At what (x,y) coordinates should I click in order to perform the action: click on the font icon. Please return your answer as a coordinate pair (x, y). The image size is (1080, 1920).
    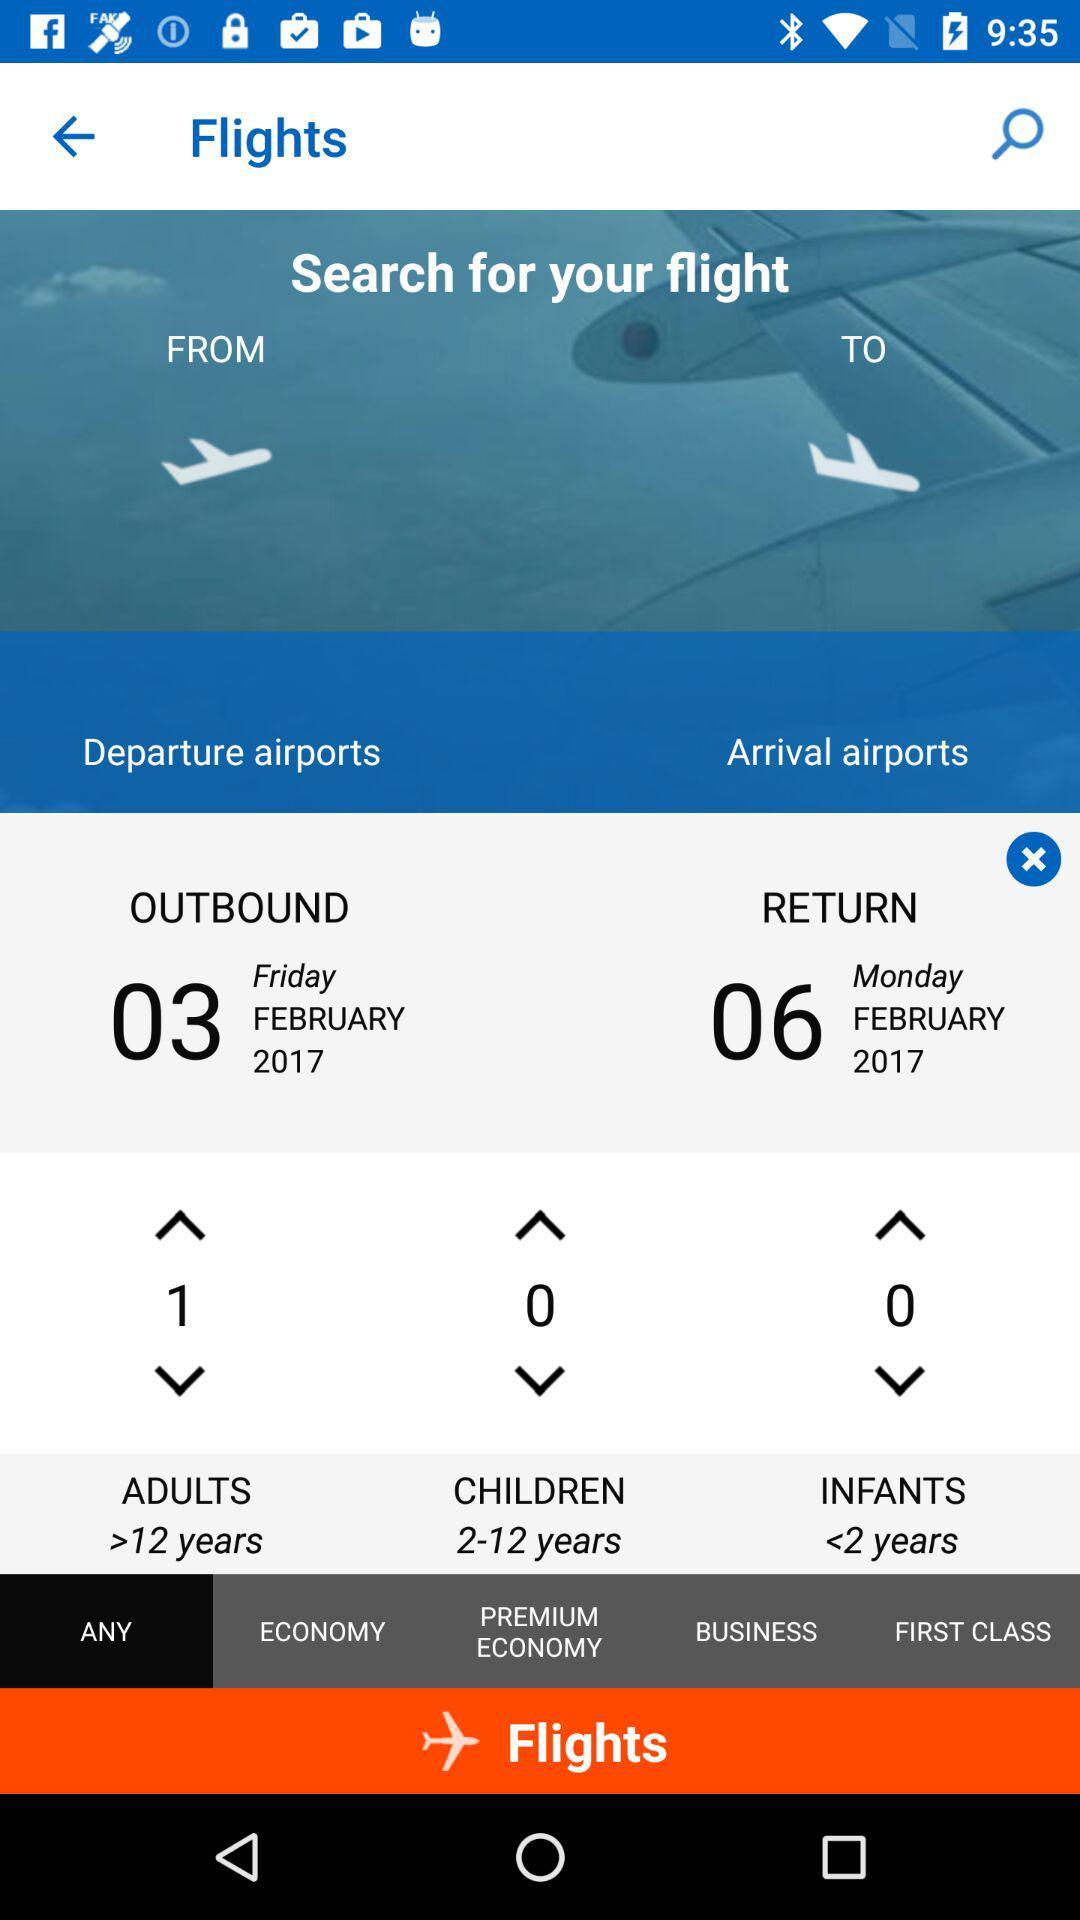
    Looking at the image, I should click on (898, 1224).